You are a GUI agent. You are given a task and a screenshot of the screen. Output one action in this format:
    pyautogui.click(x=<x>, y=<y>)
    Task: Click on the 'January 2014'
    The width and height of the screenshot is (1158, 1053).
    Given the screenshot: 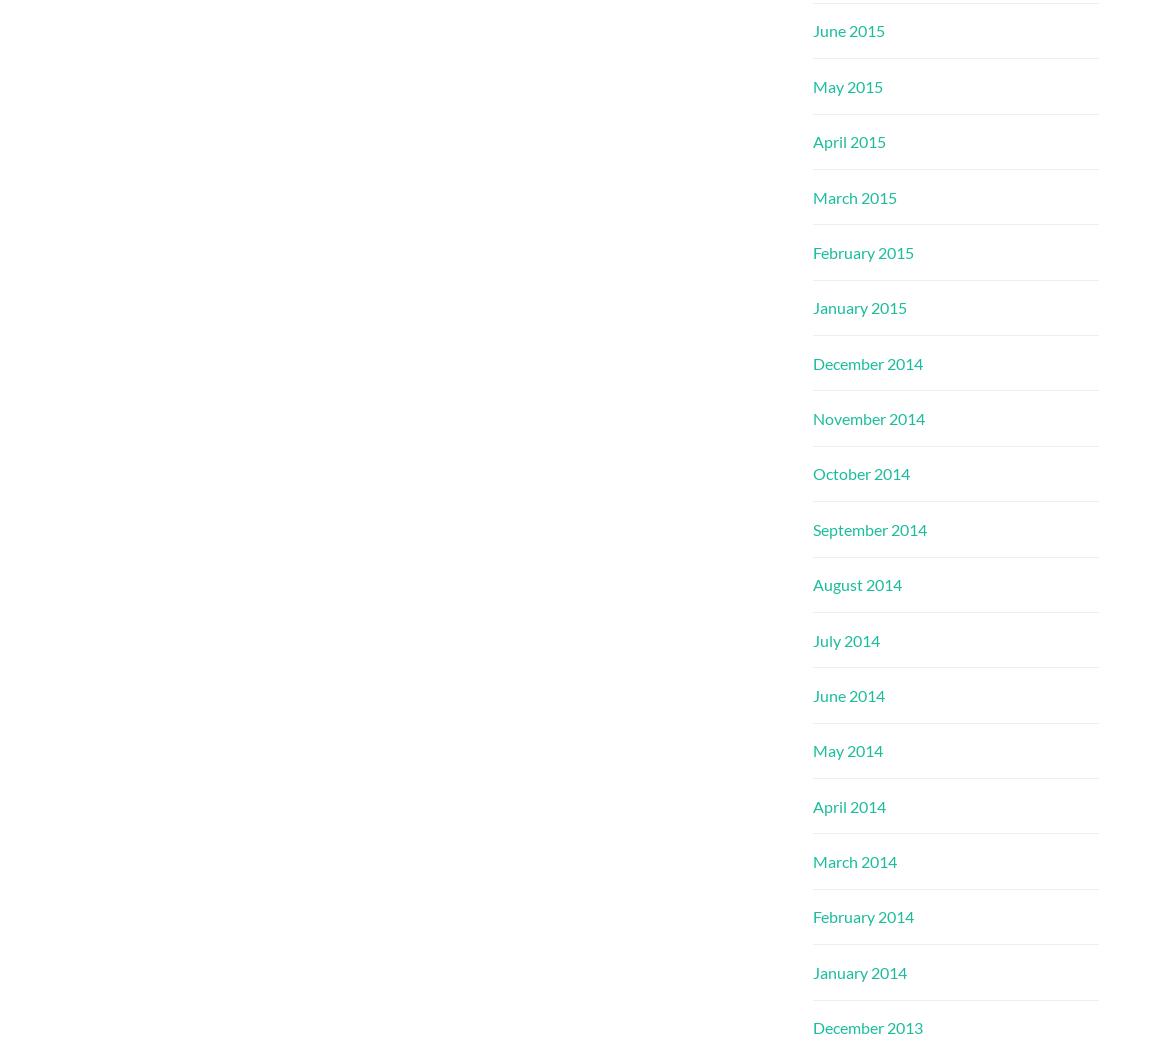 What is the action you would take?
    pyautogui.click(x=859, y=971)
    